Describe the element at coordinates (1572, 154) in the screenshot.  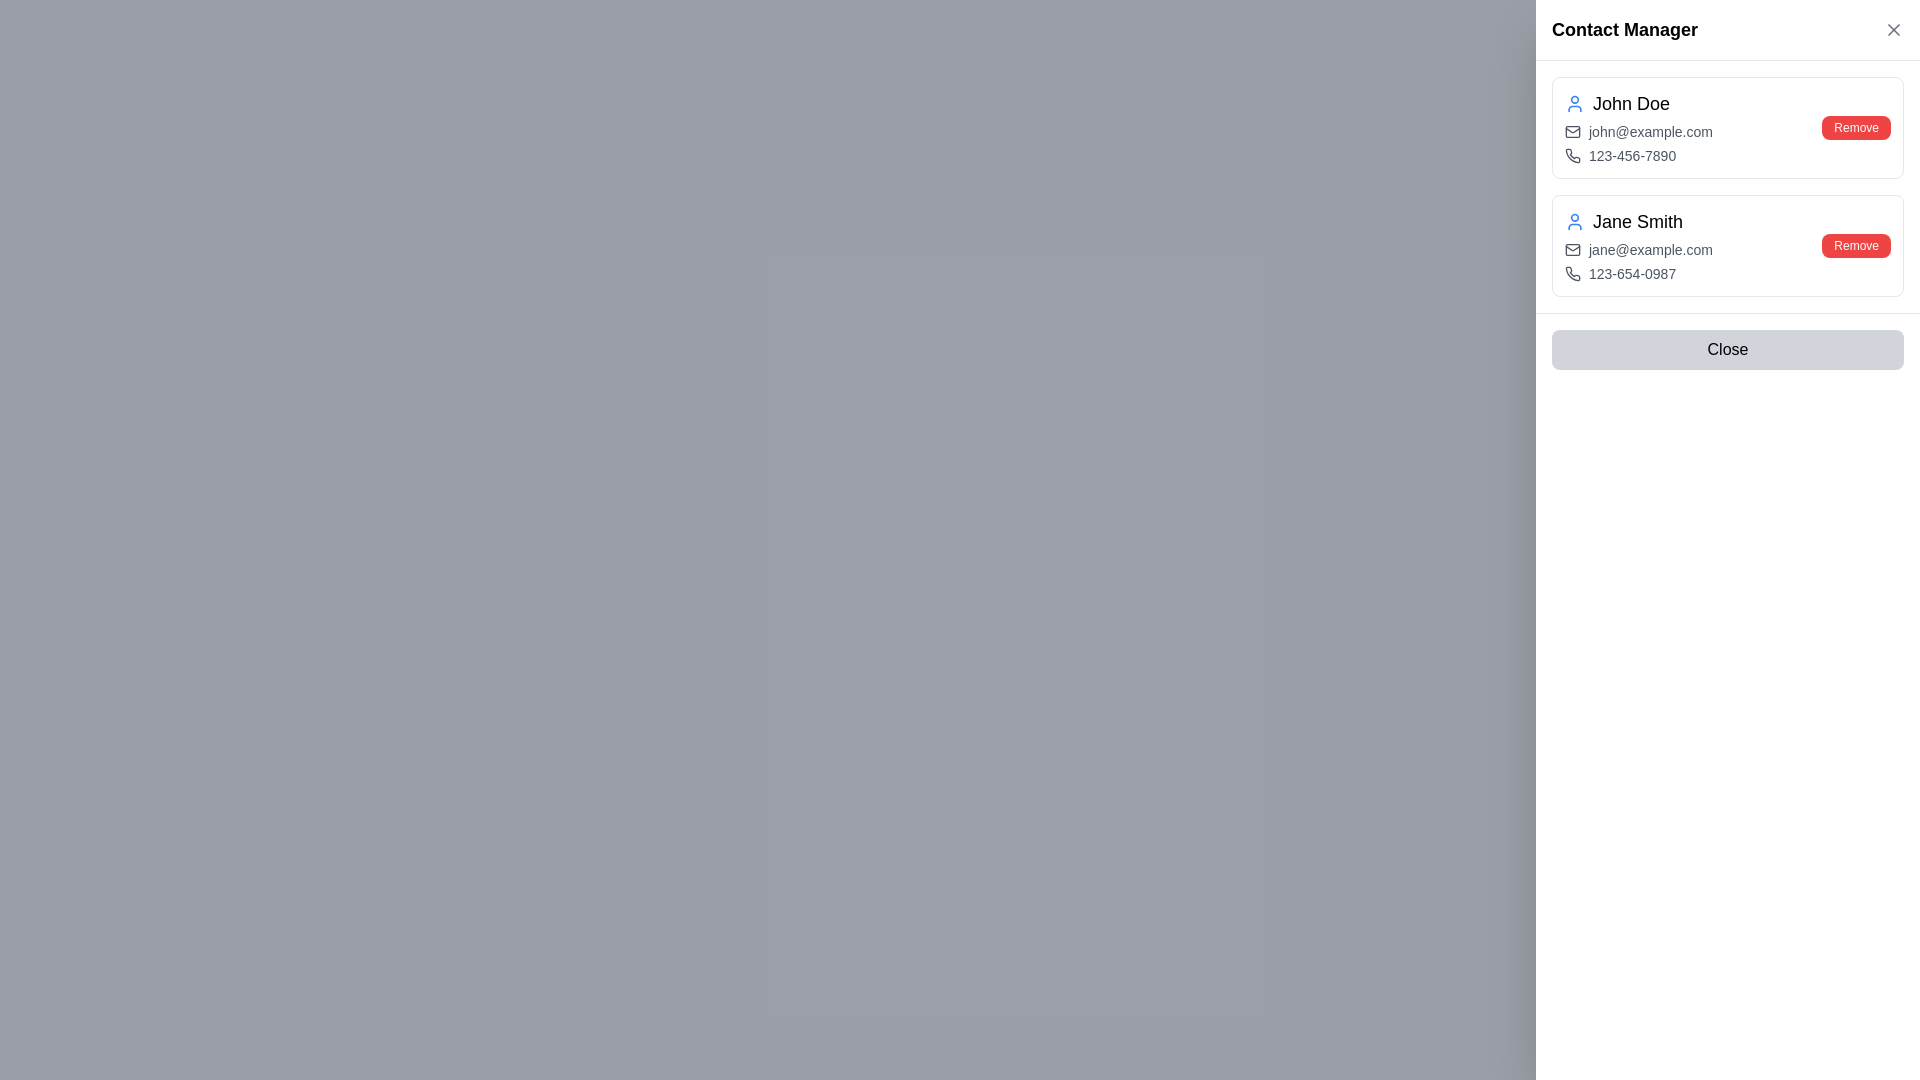
I see `the telephone handset icon` at that location.